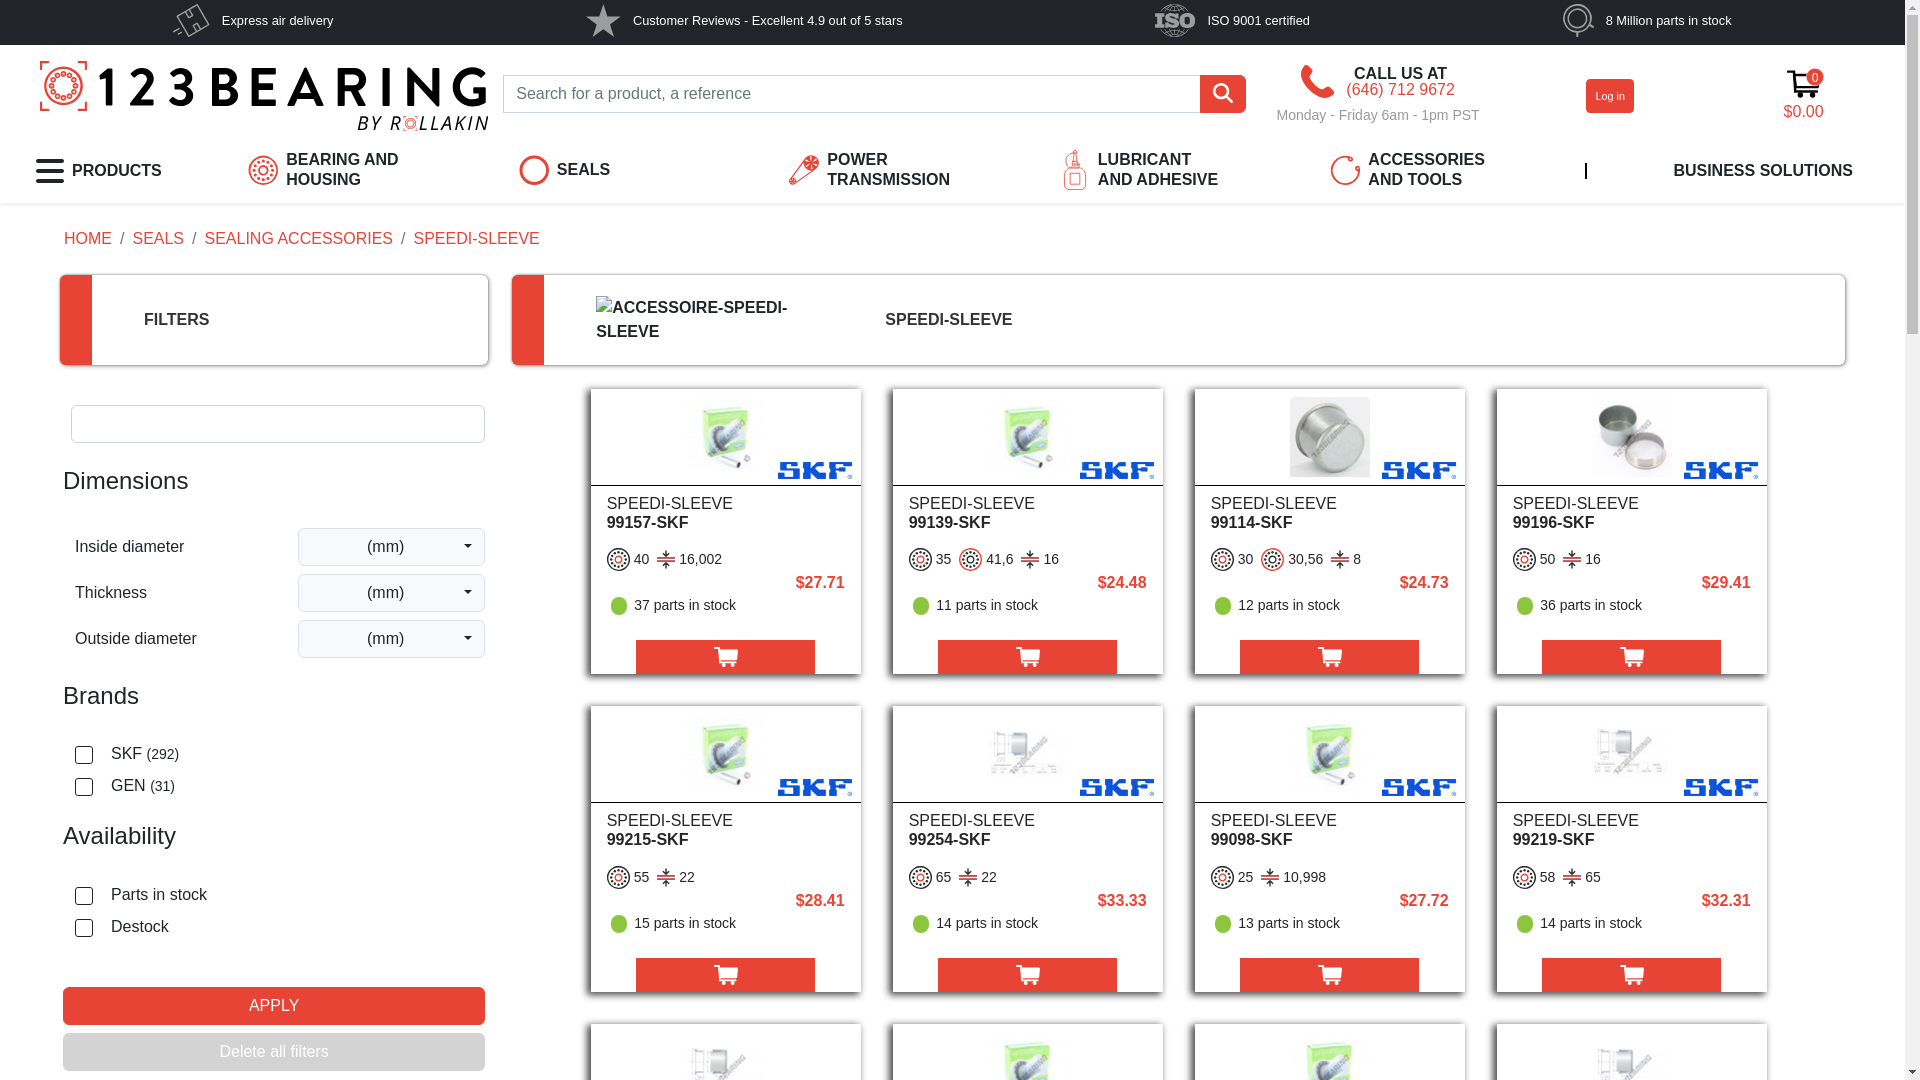 Image resolution: width=1920 pixels, height=1080 pixels. Describe the element at coordinates (1647, 20) in the screenshot. I see `'8 Million parts in stock` at that location.